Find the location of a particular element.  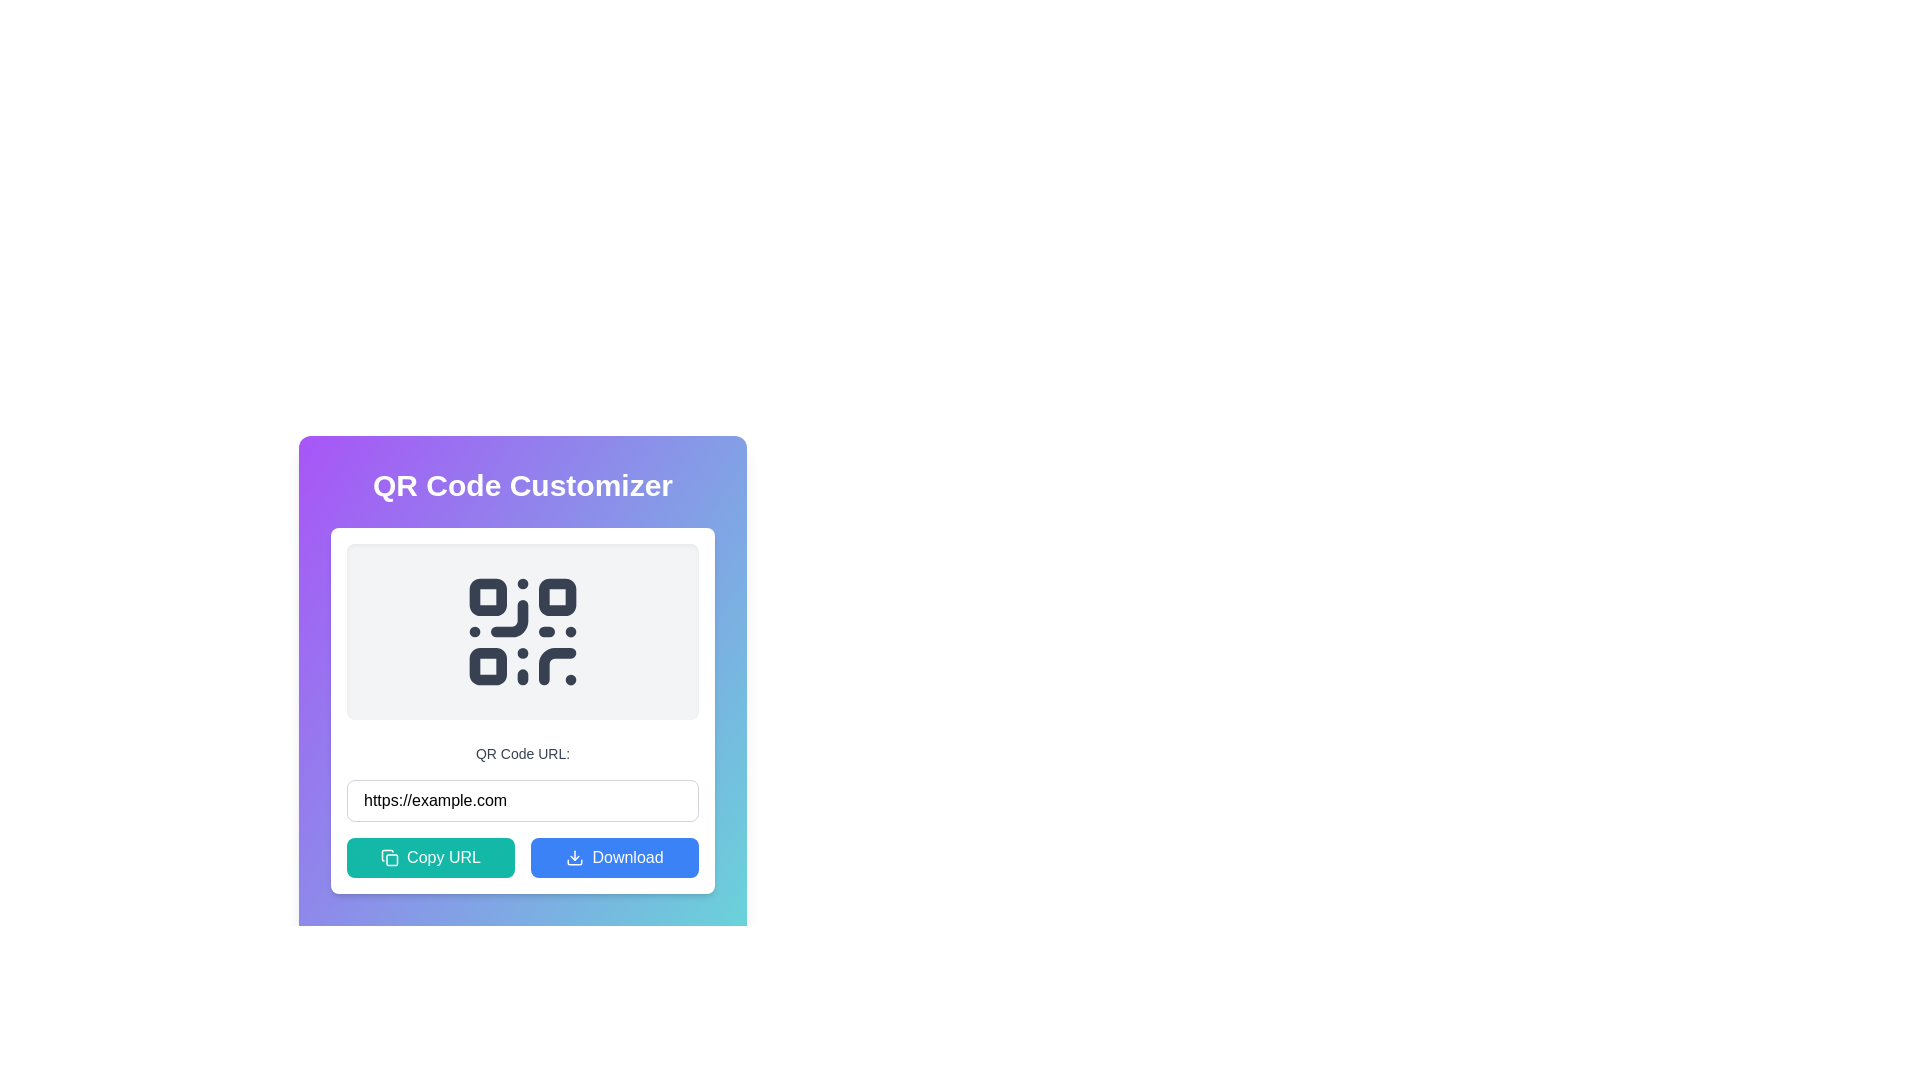

the Copy URL button icon, which signifies the copying action and is located to the left of its text label, situated below the QR code URL input field is located at coordinates (390, 856).